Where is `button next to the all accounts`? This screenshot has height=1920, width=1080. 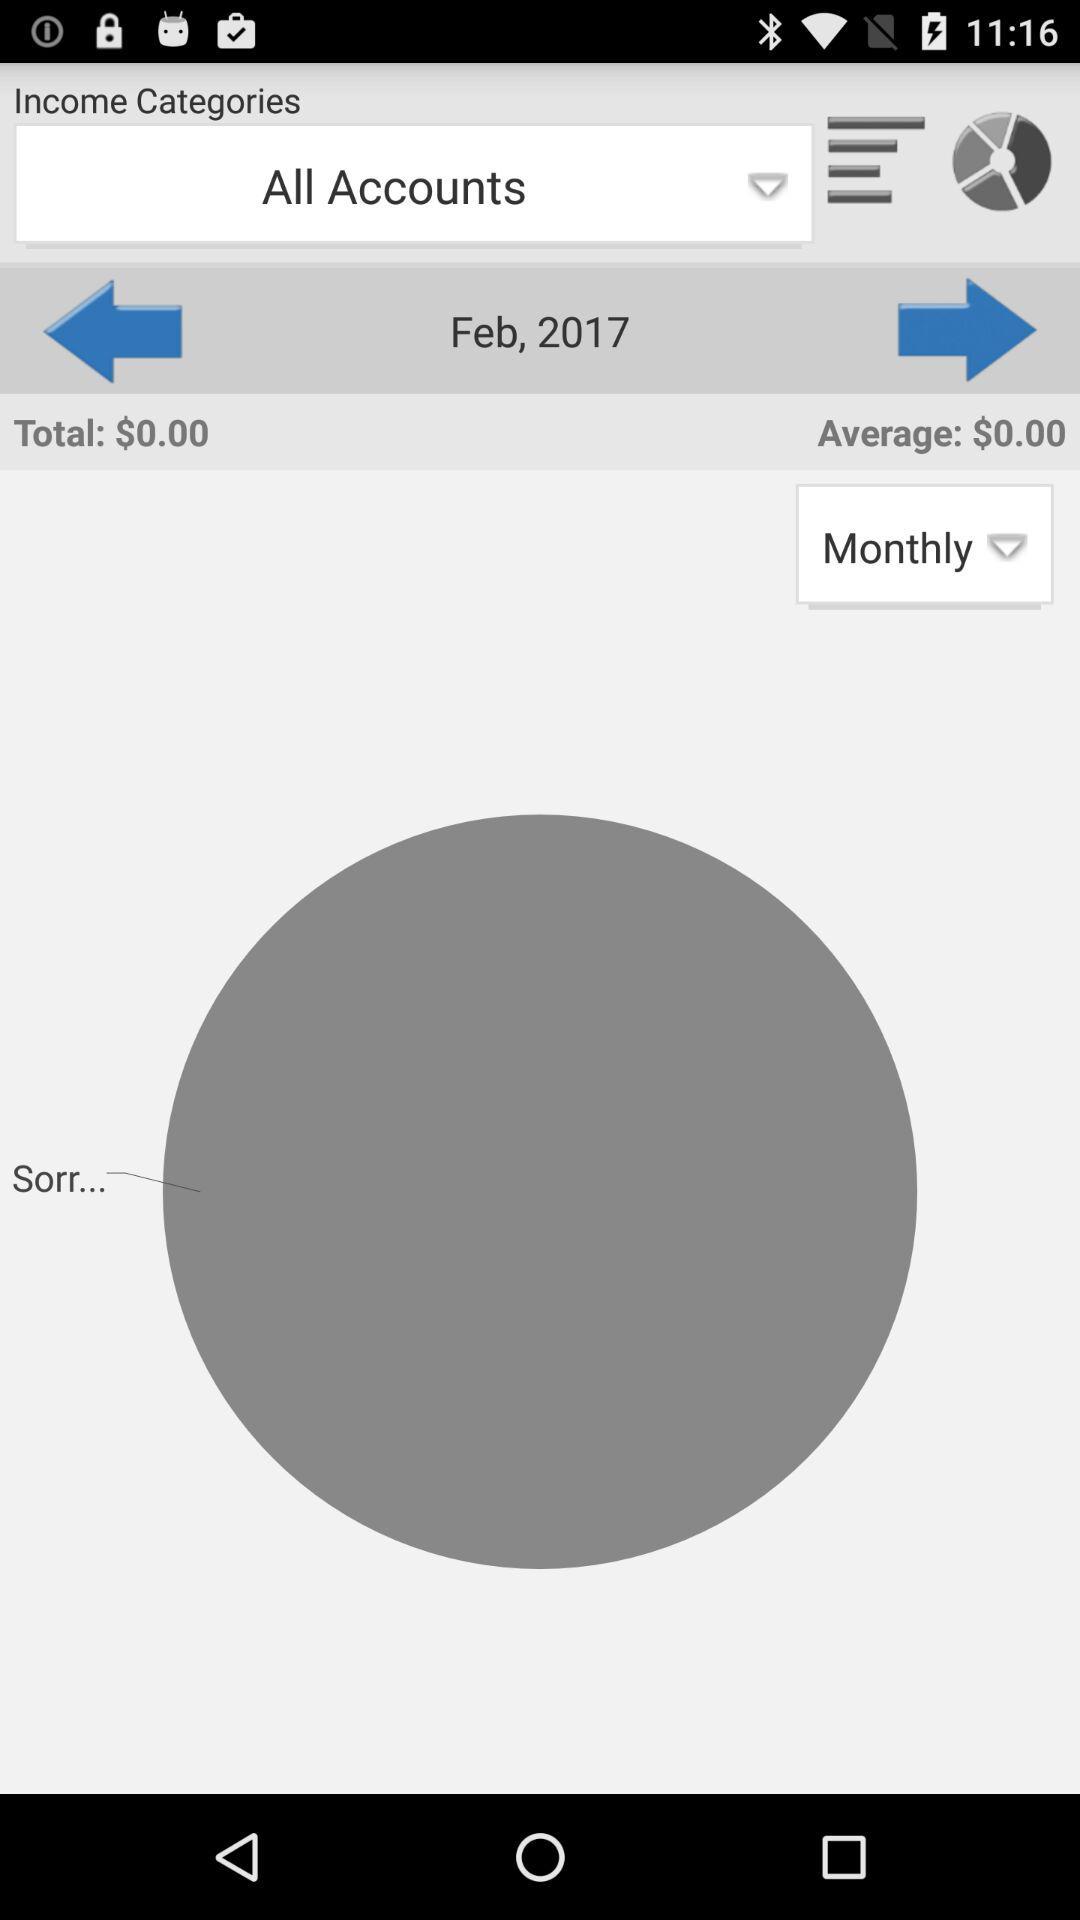 button next to the all accounts is located at coordinates (968, 330).